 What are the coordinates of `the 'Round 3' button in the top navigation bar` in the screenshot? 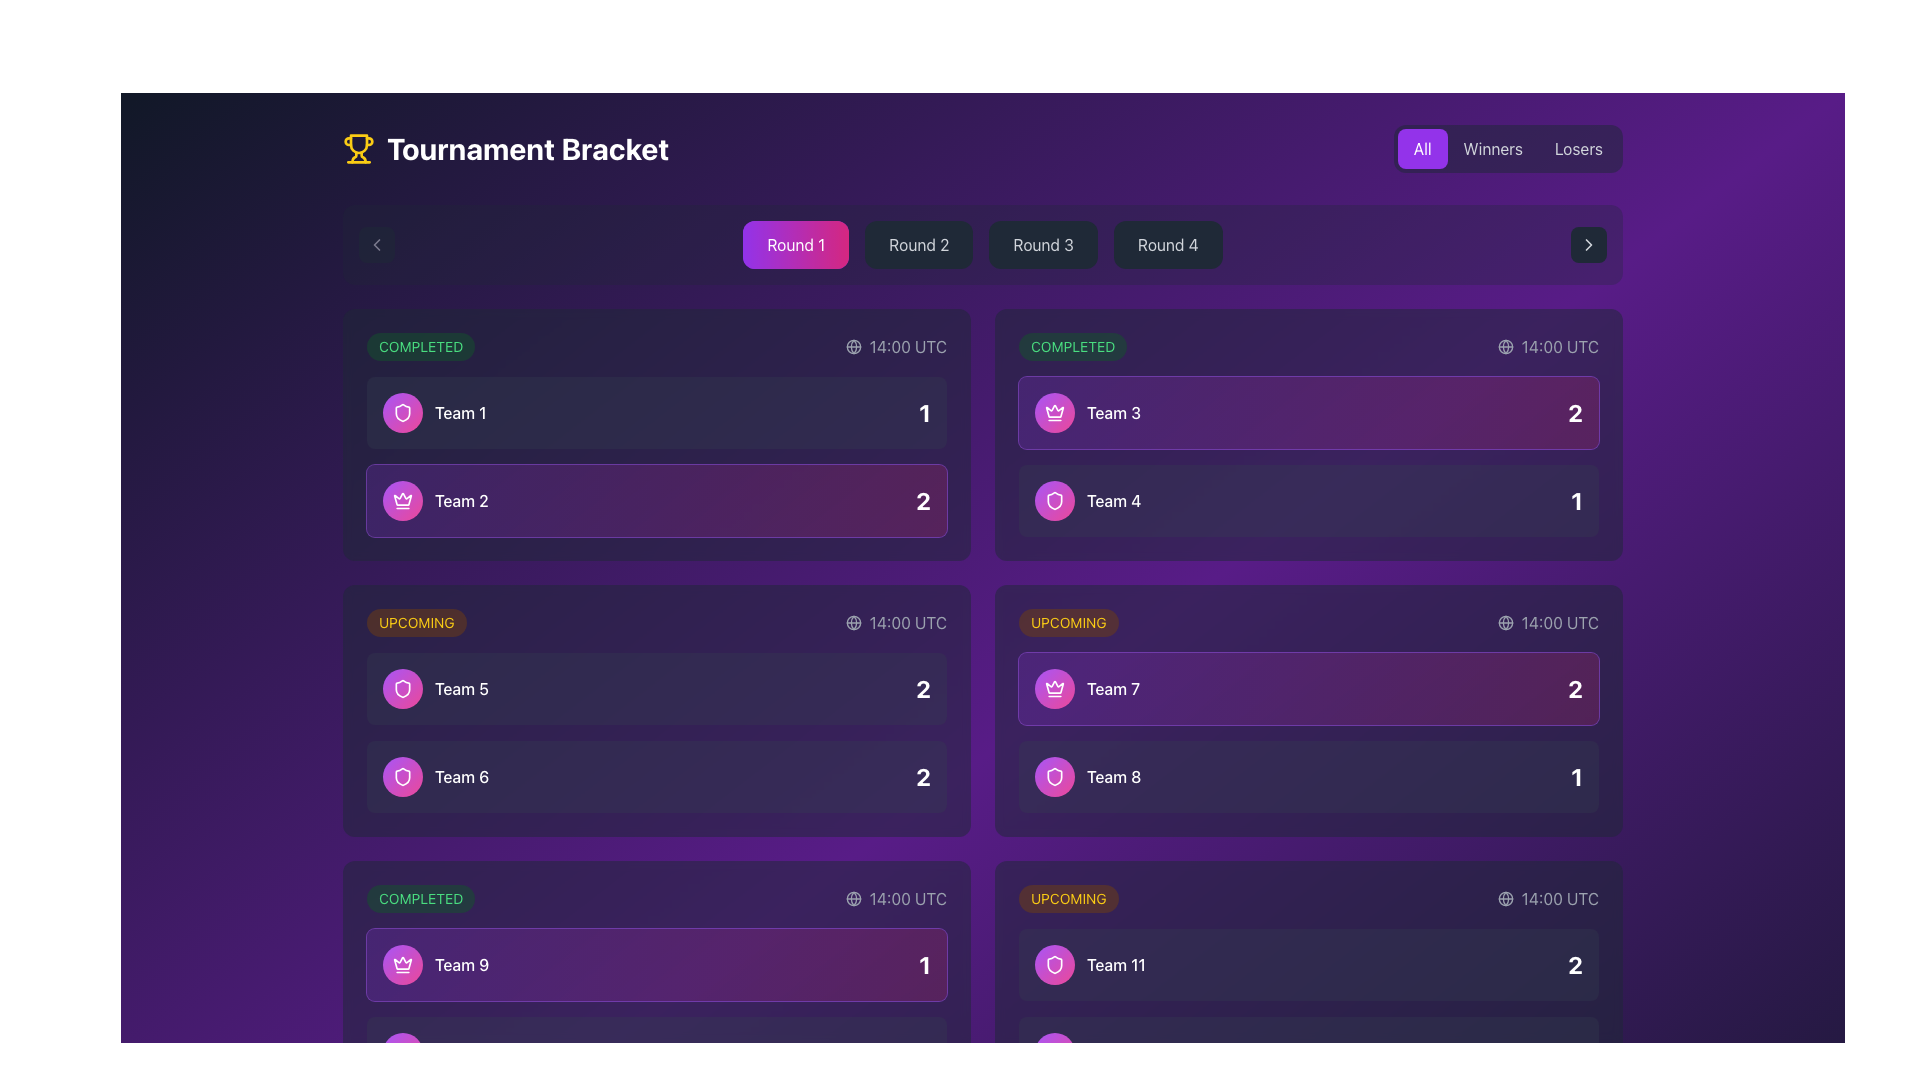 It's located at (1042, 244).